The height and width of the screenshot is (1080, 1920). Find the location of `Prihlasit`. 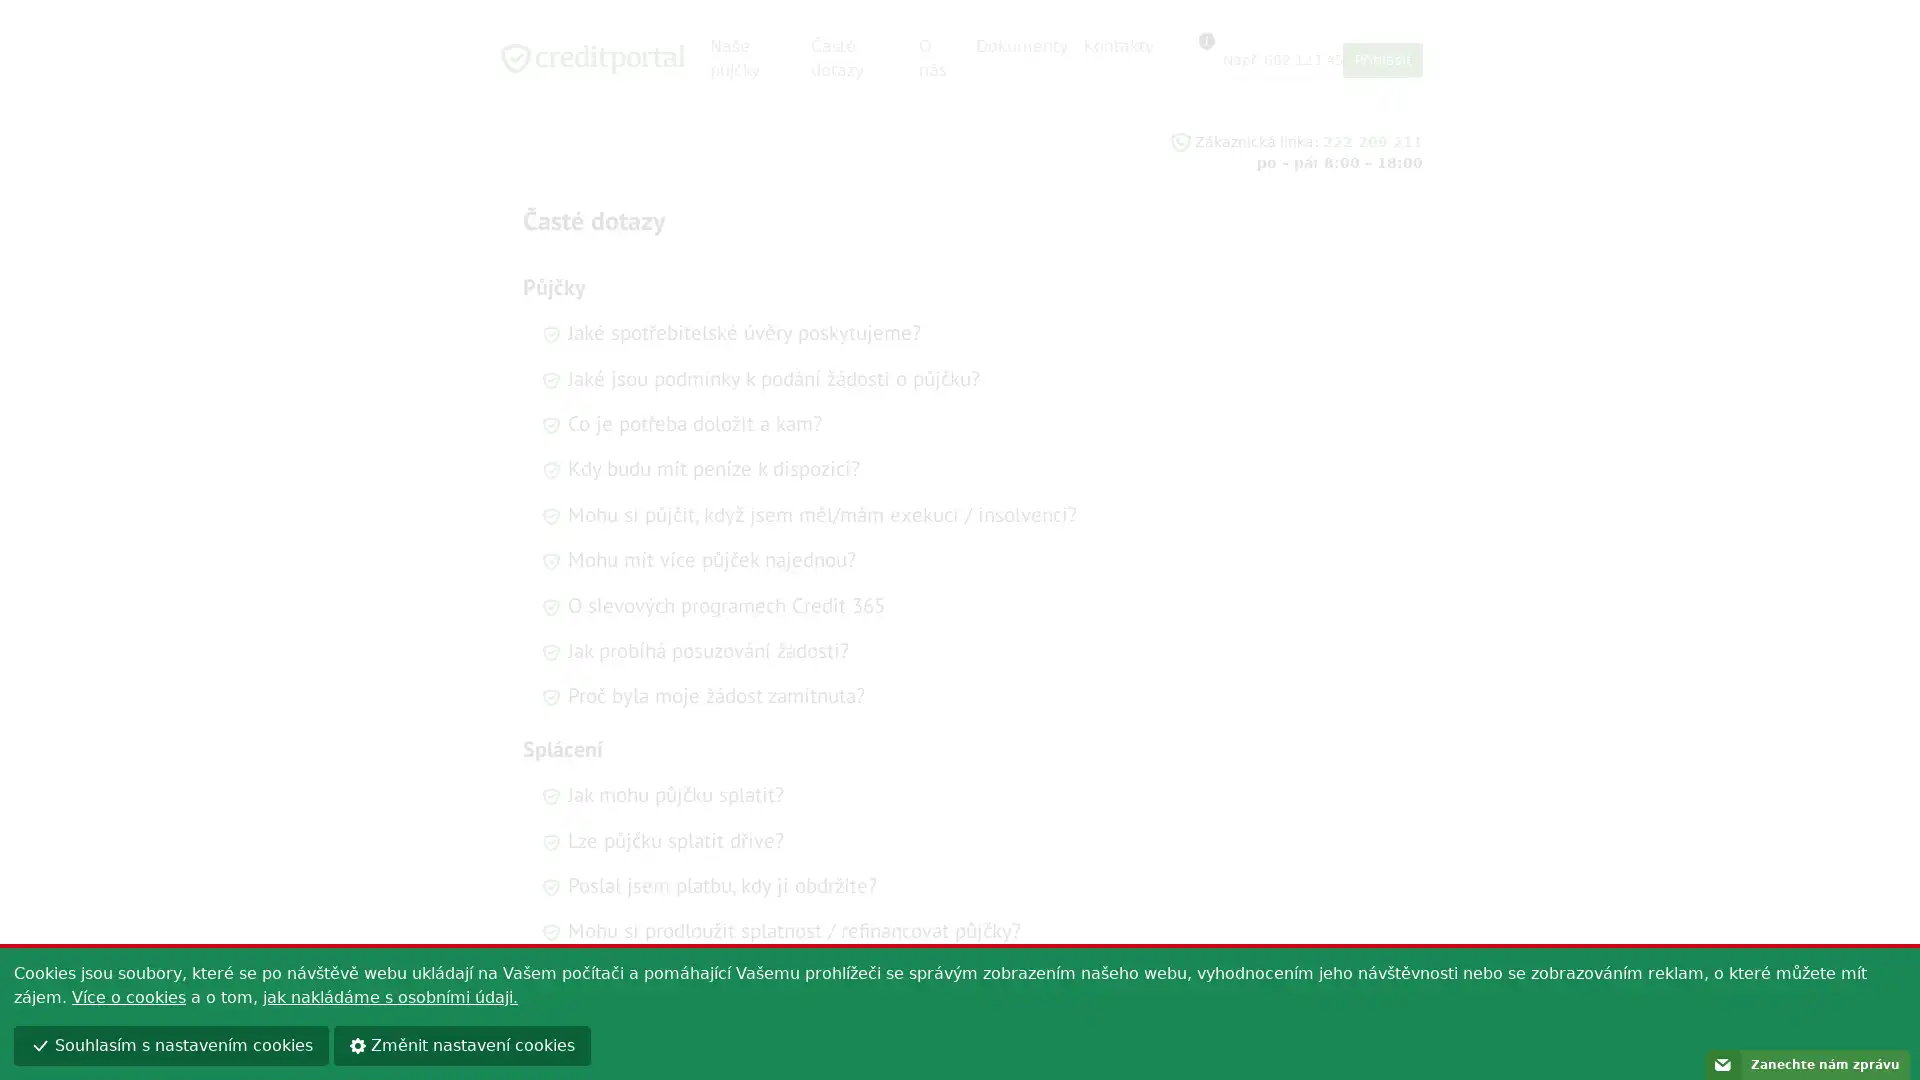

Prihlasit is located at coordinates (1381, 59).